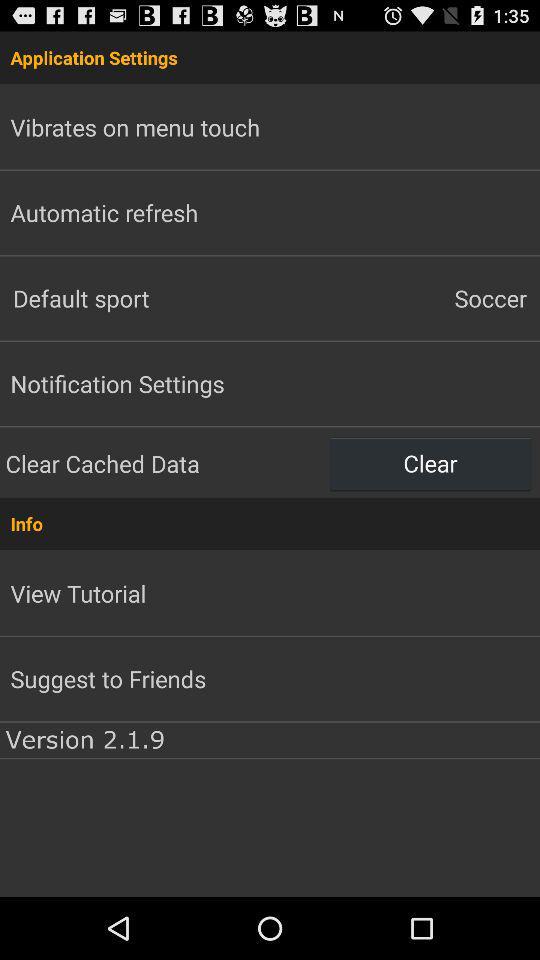 This screenshot has height=960, width=540. What do you see at coordinates (135, 126) in the screenshot?
I see `vibrates on menu app` at bounding box center [135, 126].